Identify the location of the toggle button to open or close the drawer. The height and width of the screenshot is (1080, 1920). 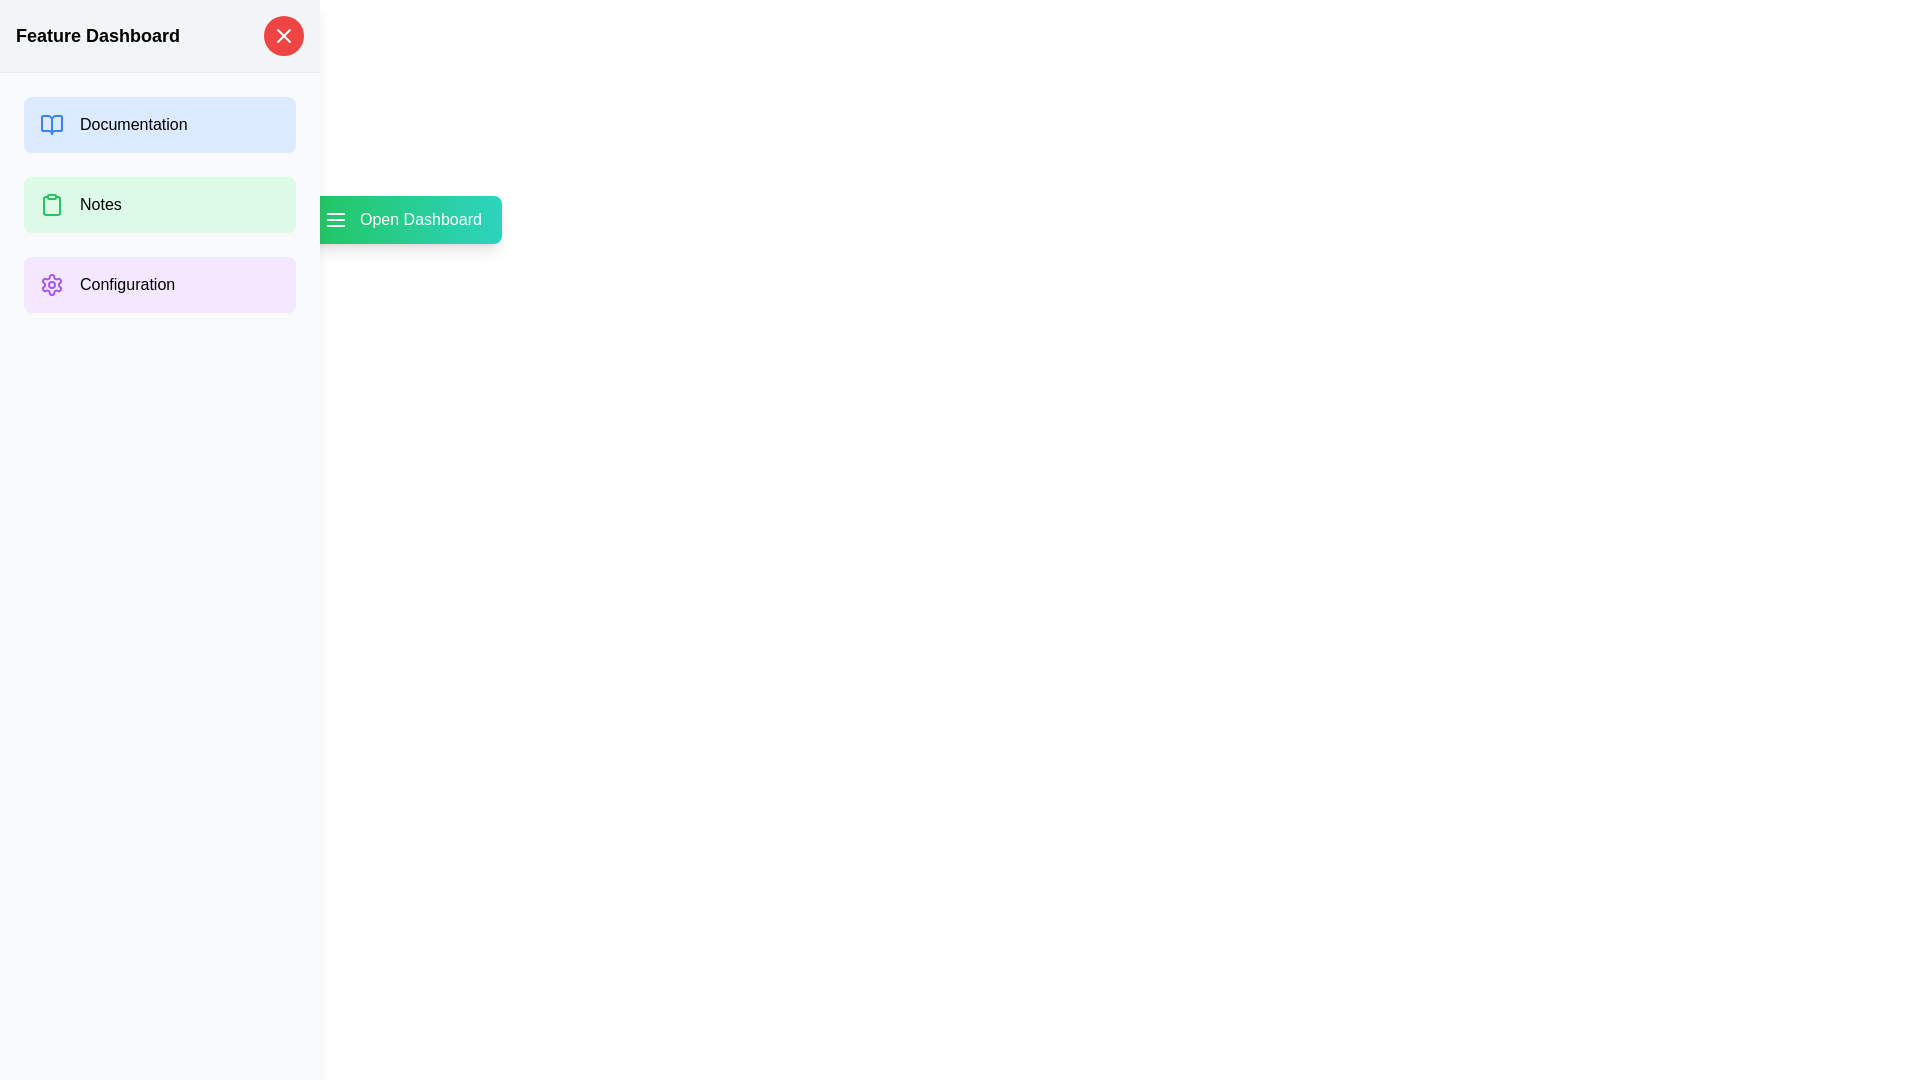
(401, 219).